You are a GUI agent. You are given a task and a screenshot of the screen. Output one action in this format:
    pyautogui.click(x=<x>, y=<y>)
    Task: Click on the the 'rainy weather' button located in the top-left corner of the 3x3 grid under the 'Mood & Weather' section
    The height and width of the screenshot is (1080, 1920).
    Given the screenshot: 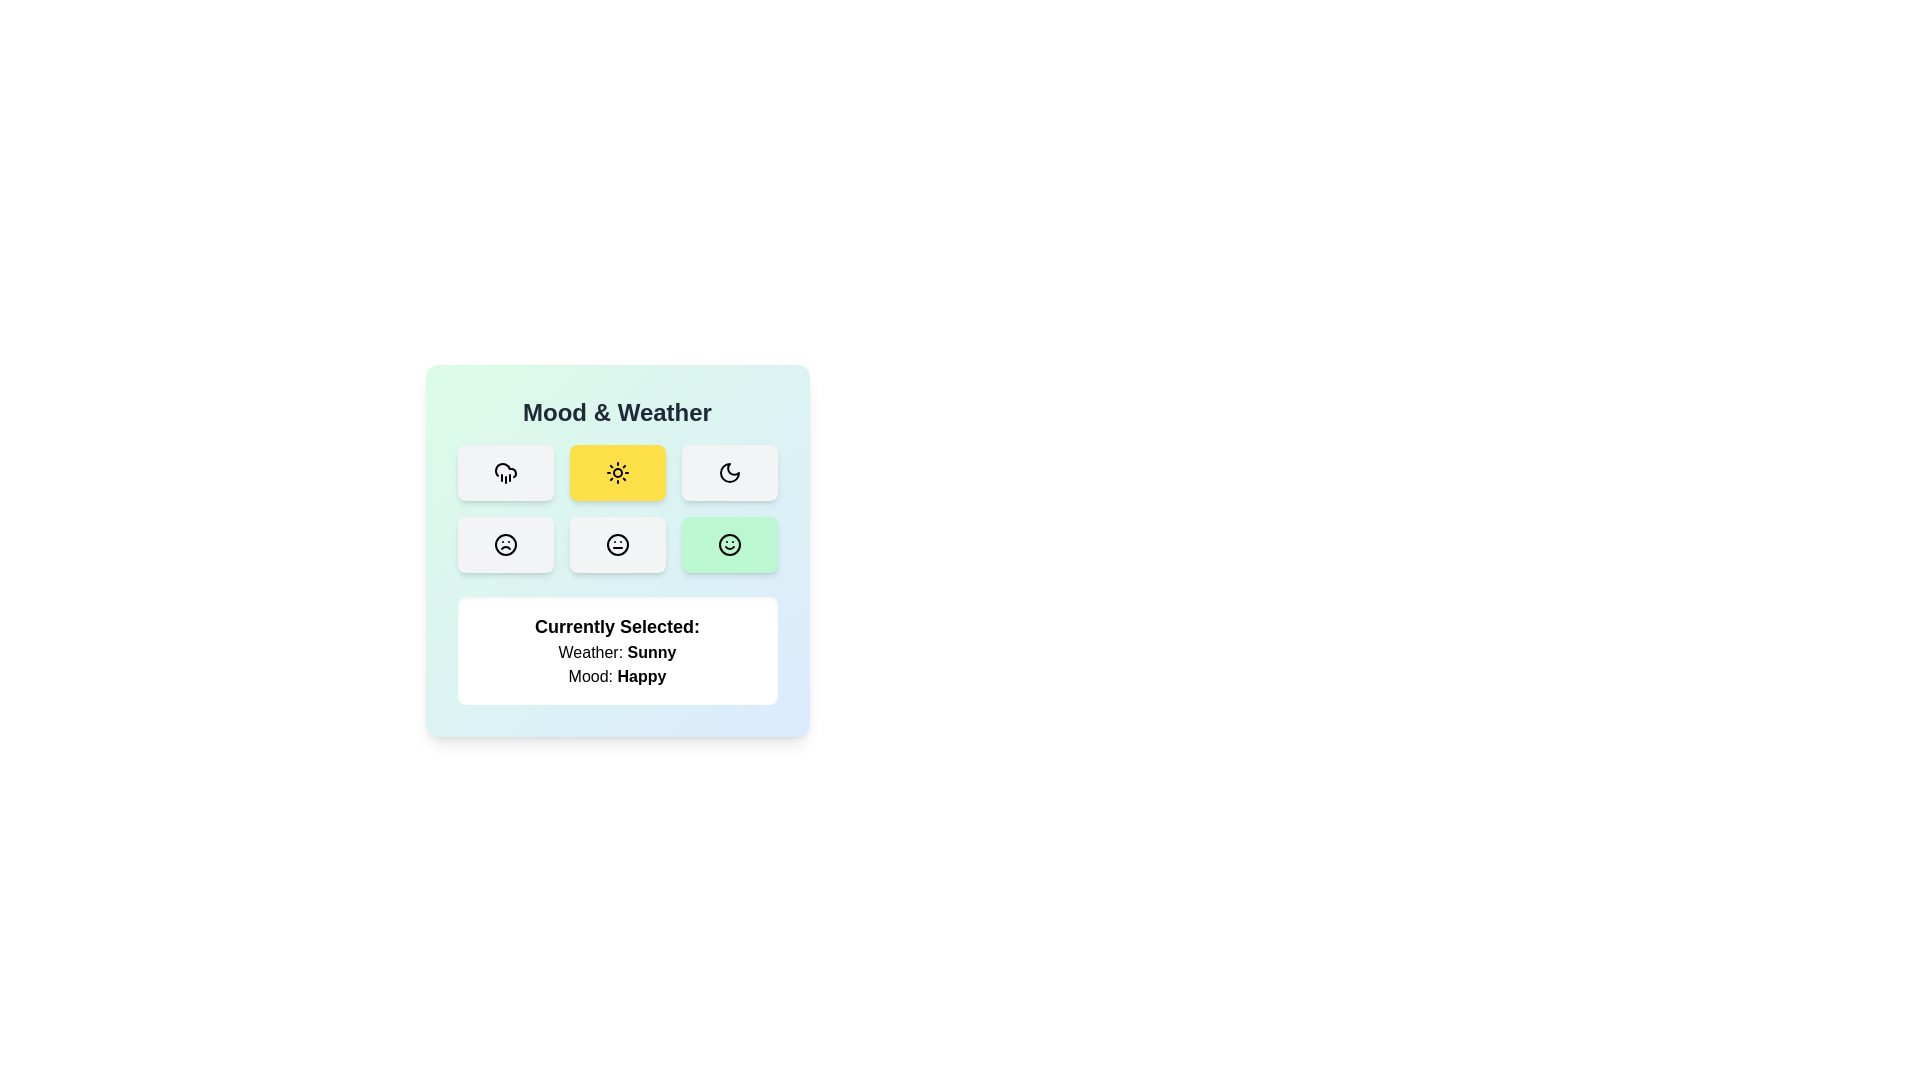 What is the action you would take?
    pyautogui.click(x=505, y=473)
    